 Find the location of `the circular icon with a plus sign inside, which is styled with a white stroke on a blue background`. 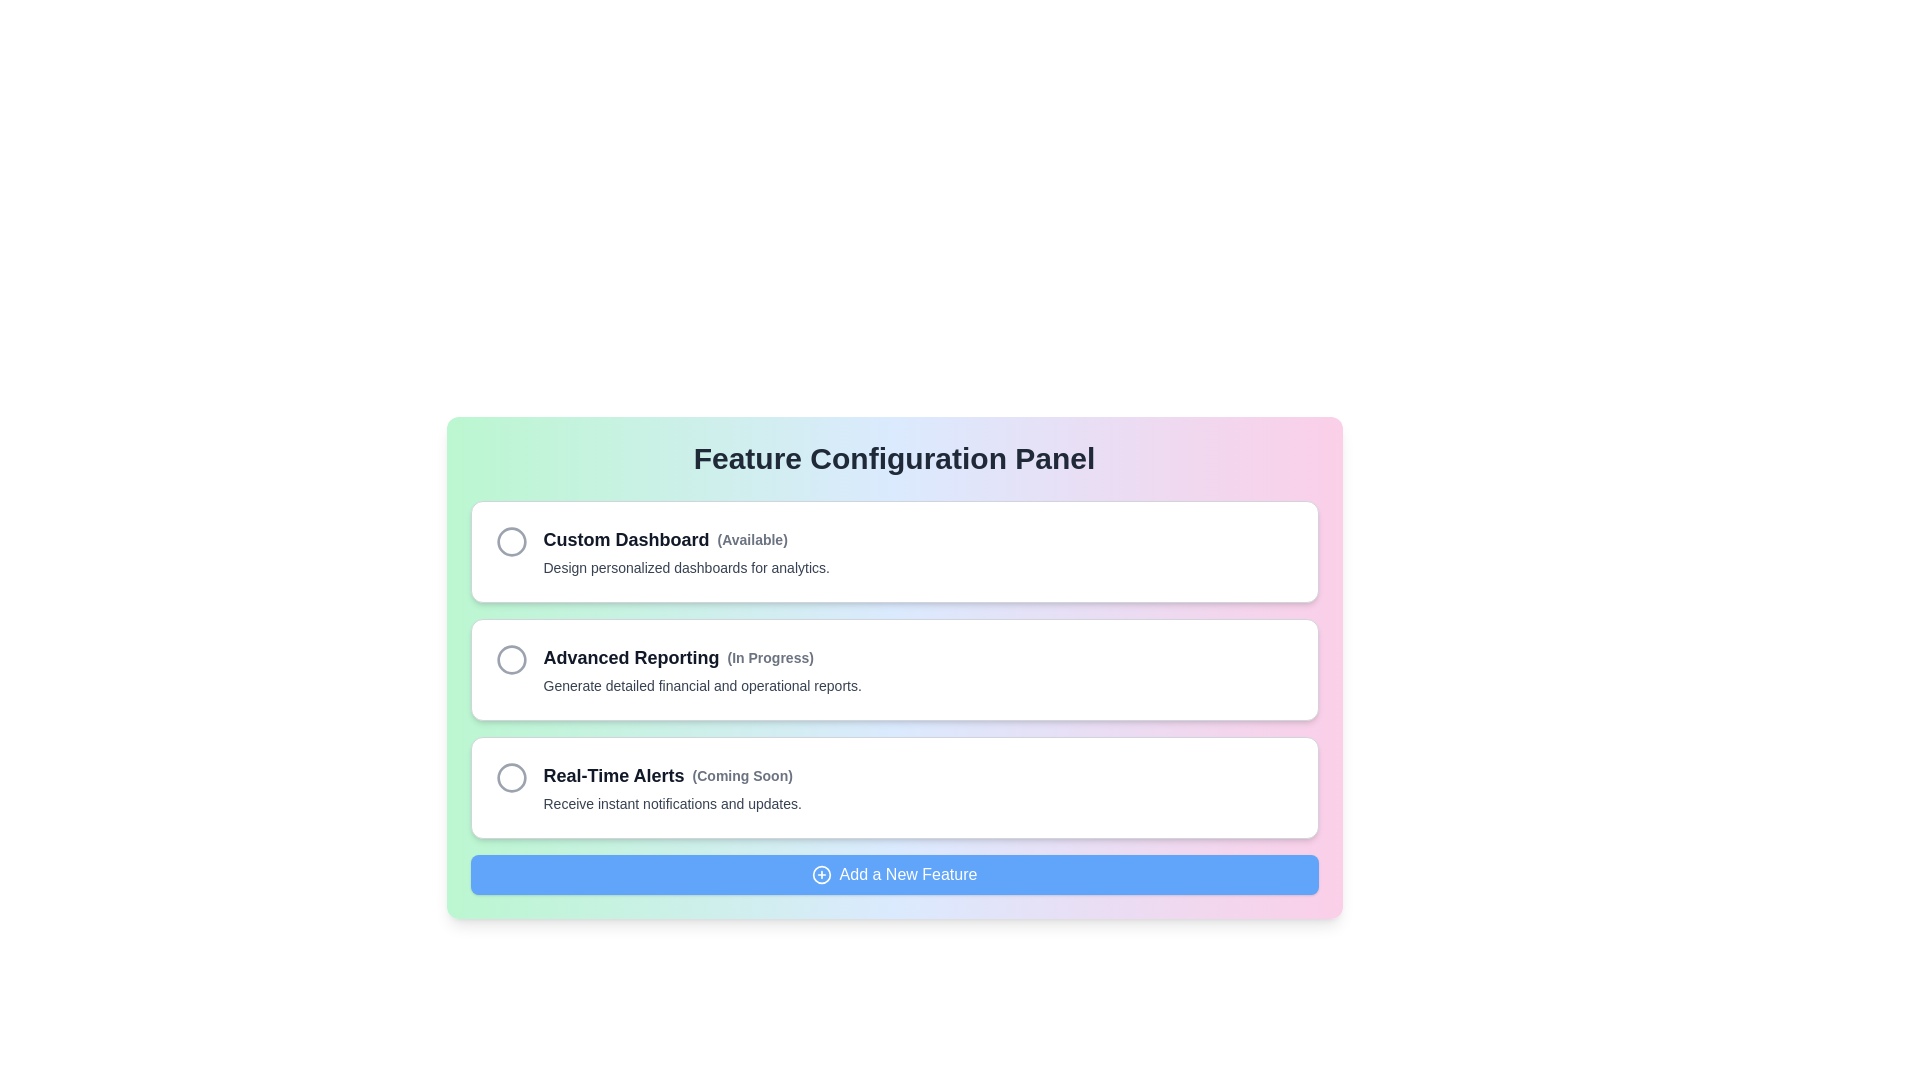

the circular icon with a plus sign inside, which is styled with a white stroke on a blue background is located at coordinates (821, 874).